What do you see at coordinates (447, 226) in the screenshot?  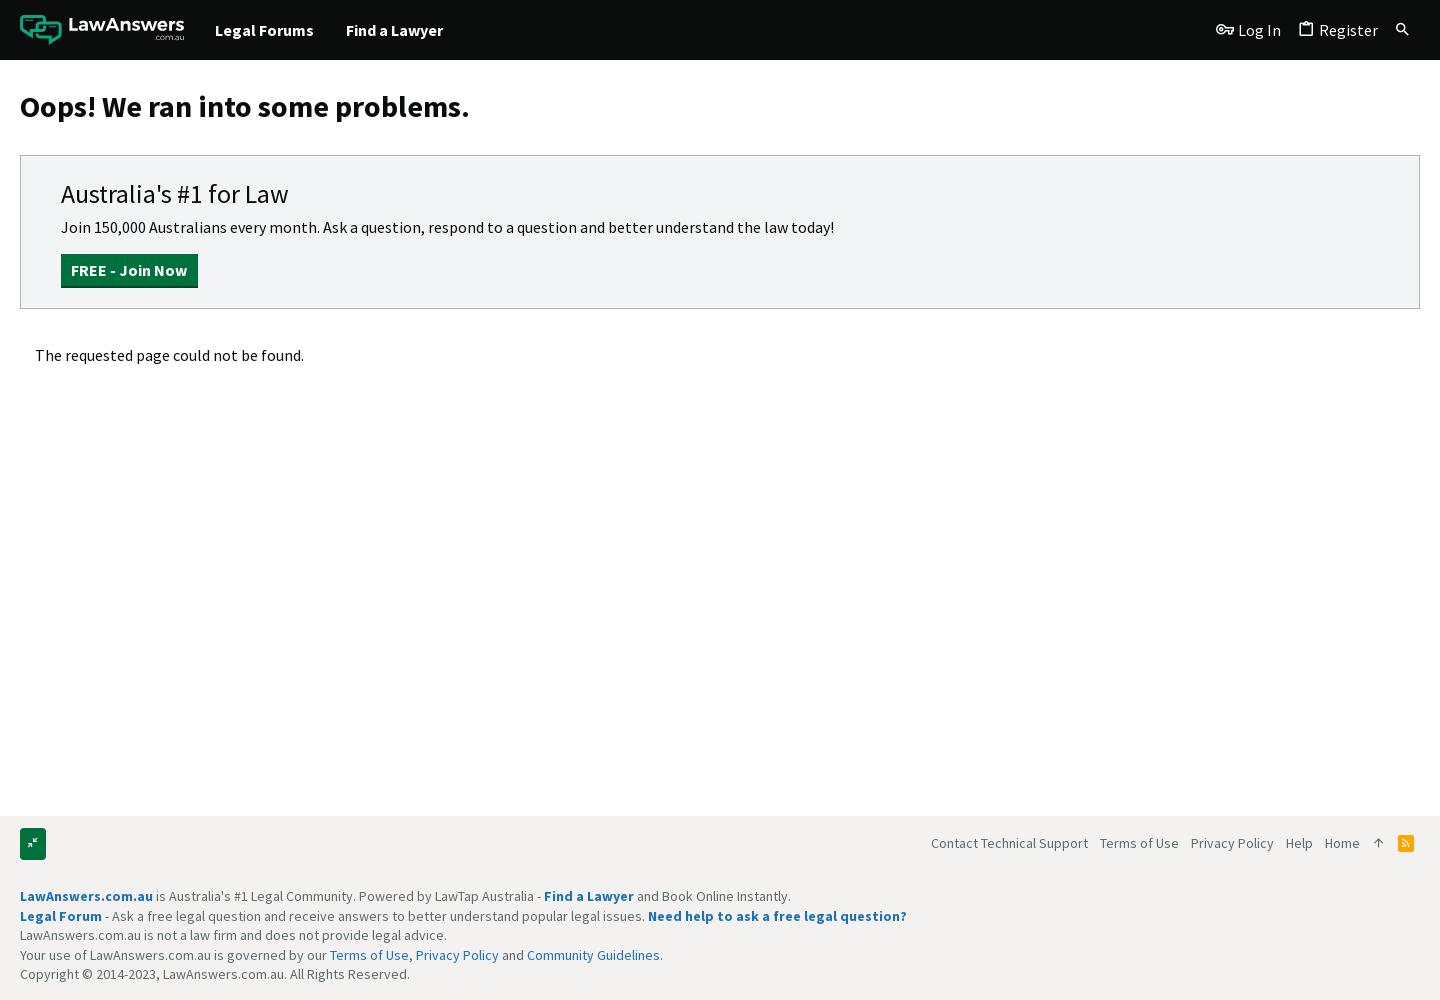 I see `'Join 150,000 Australians every month. Ask a question, respond to a question and better understand the law today!'` at bounding box center [447, 226].